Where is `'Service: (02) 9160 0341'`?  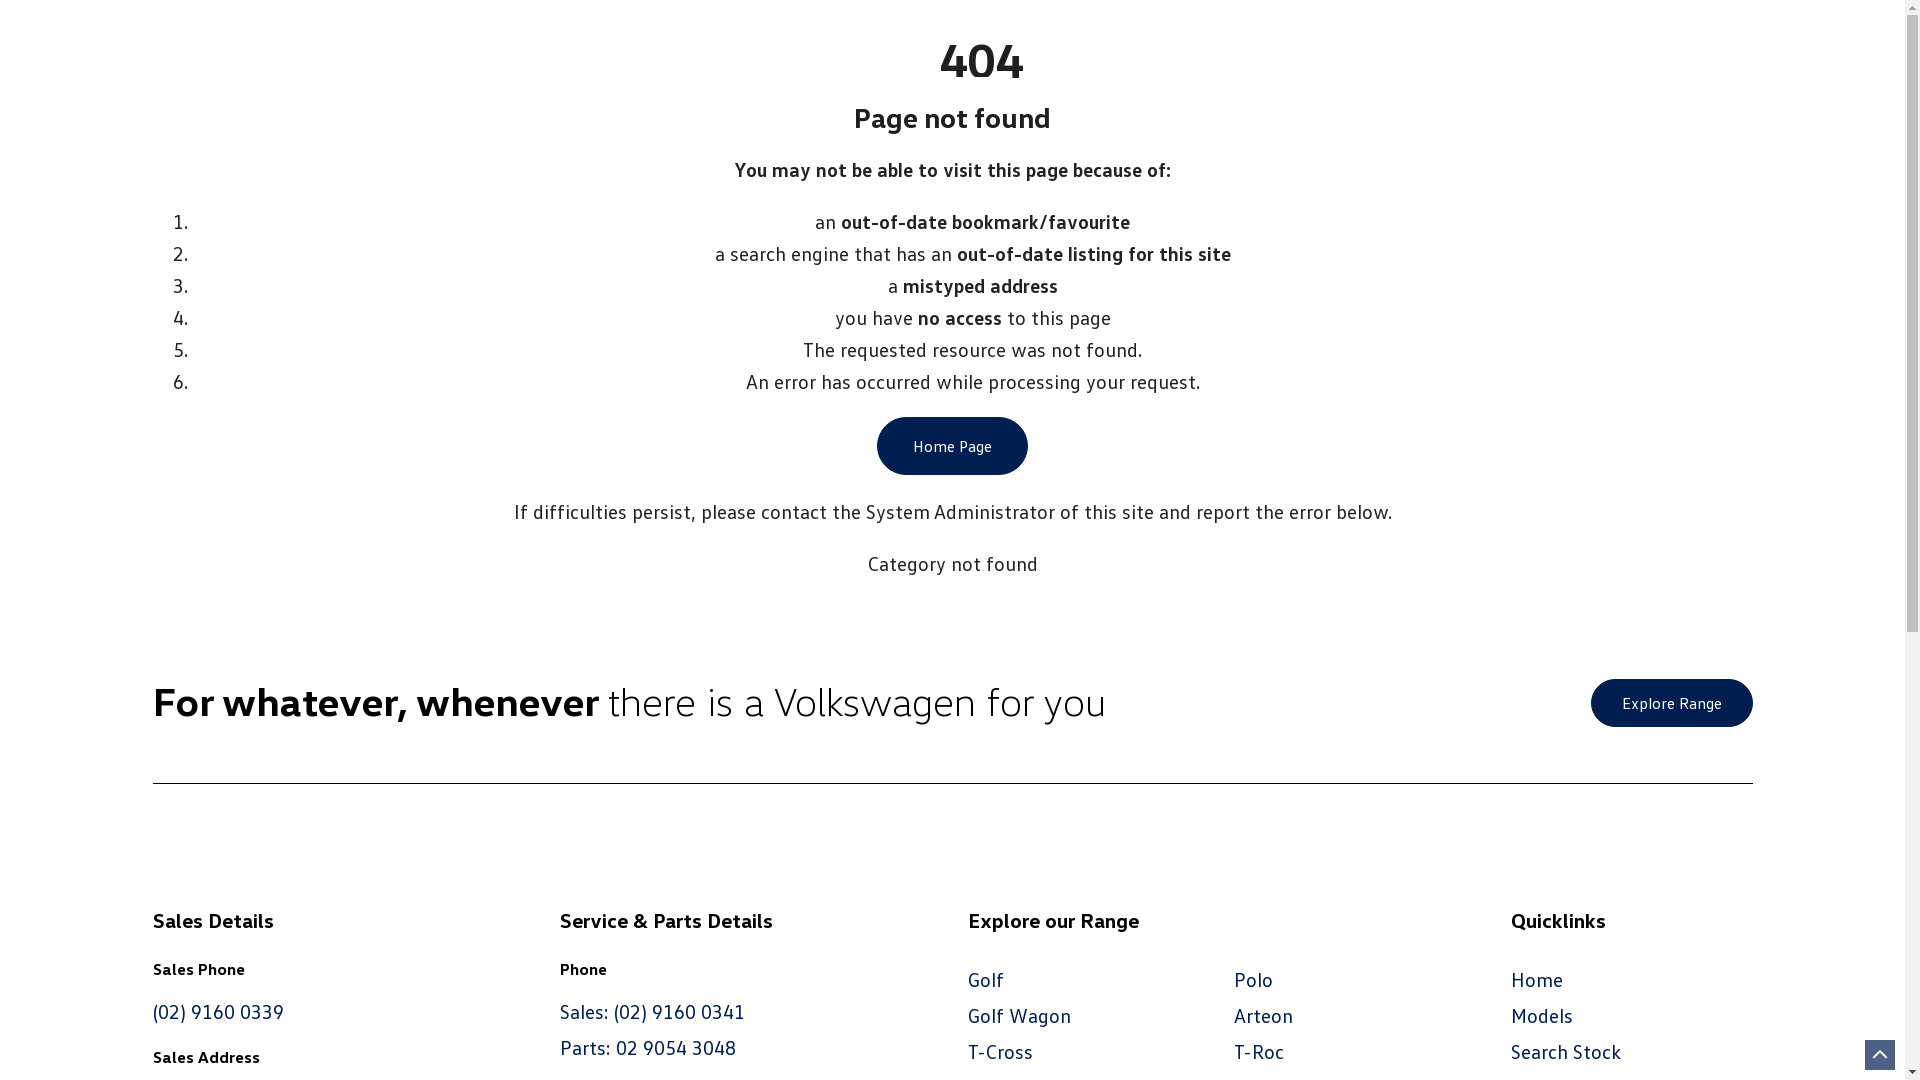
'Service: (02) 9160 0341' is located at coordinates (494, 38).